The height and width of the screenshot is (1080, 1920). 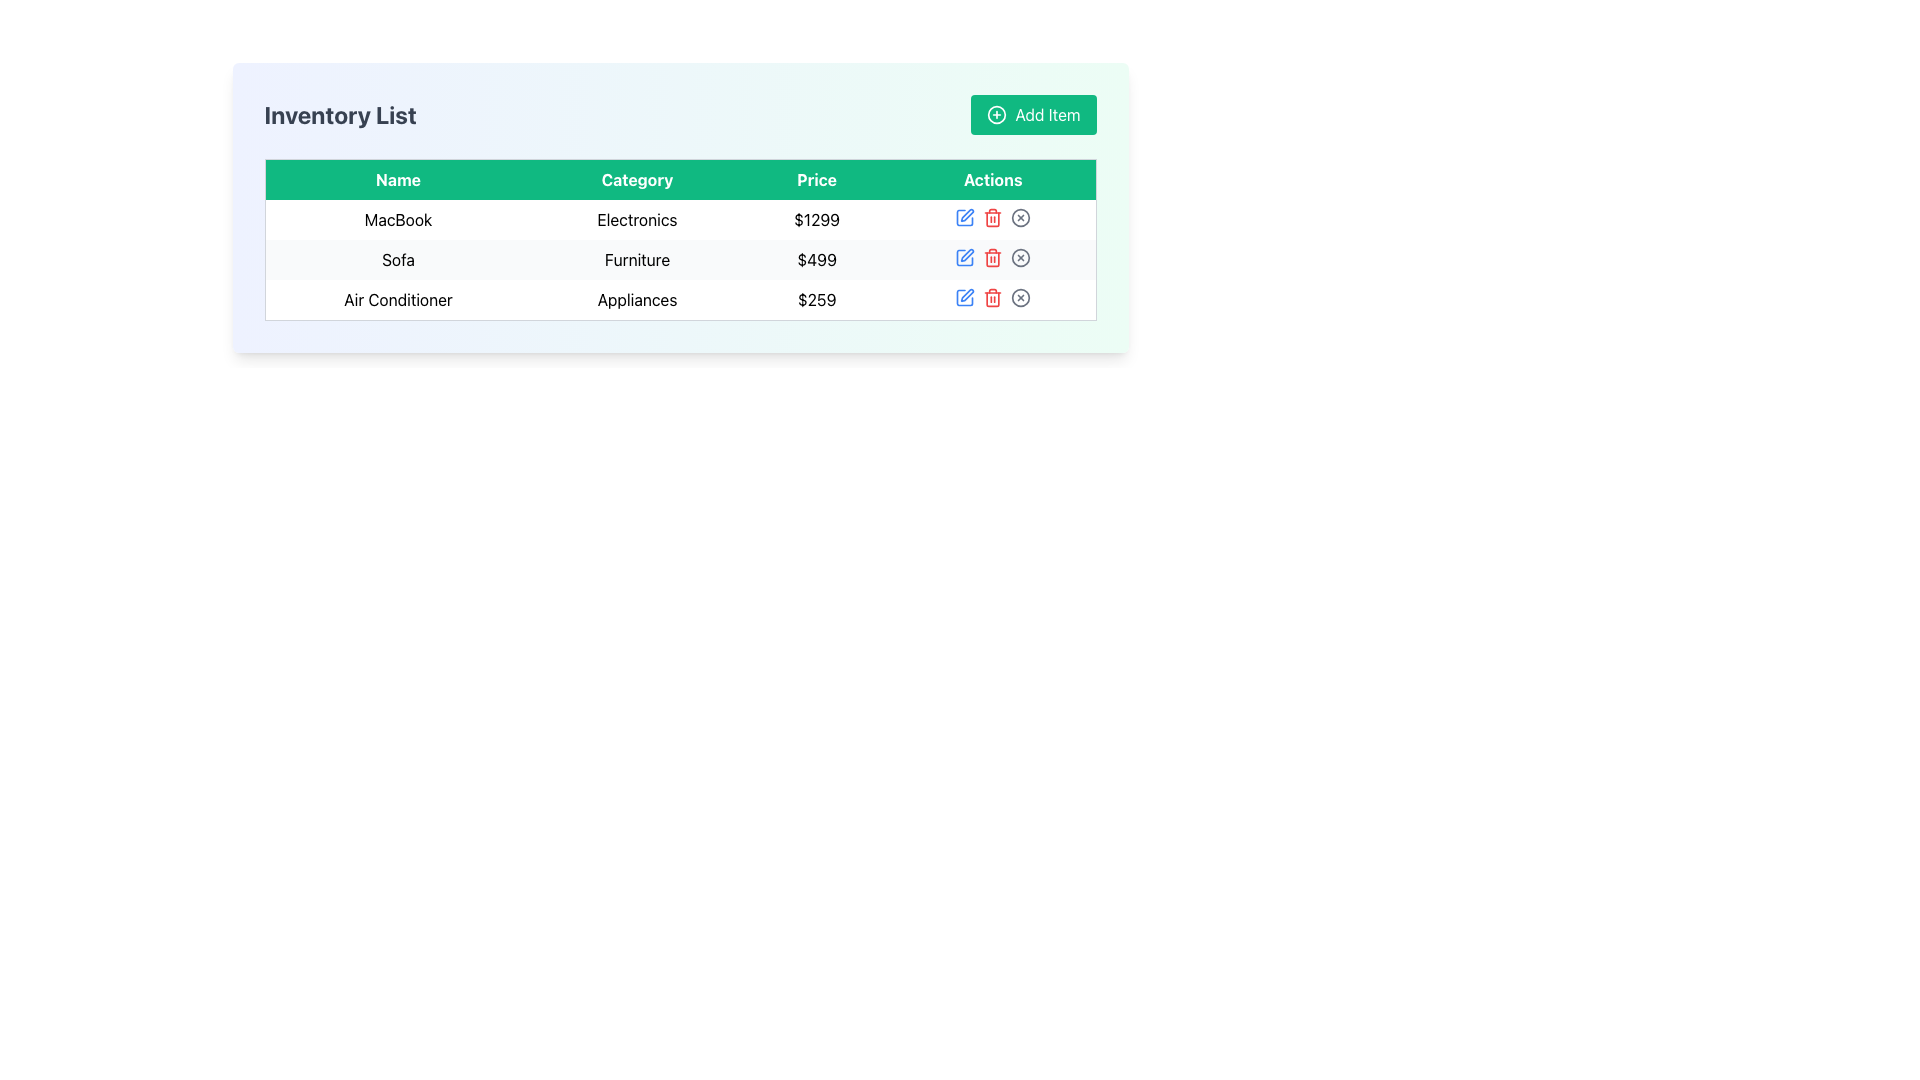 What do you see at coordinates (636, 178) in the screenshot?
I see `the green rectangular label containing the text 'Category' in white bold font, positioned in the second column of the table's header row, between 'Name' and 'Price'` at bounding box center [636, 178].